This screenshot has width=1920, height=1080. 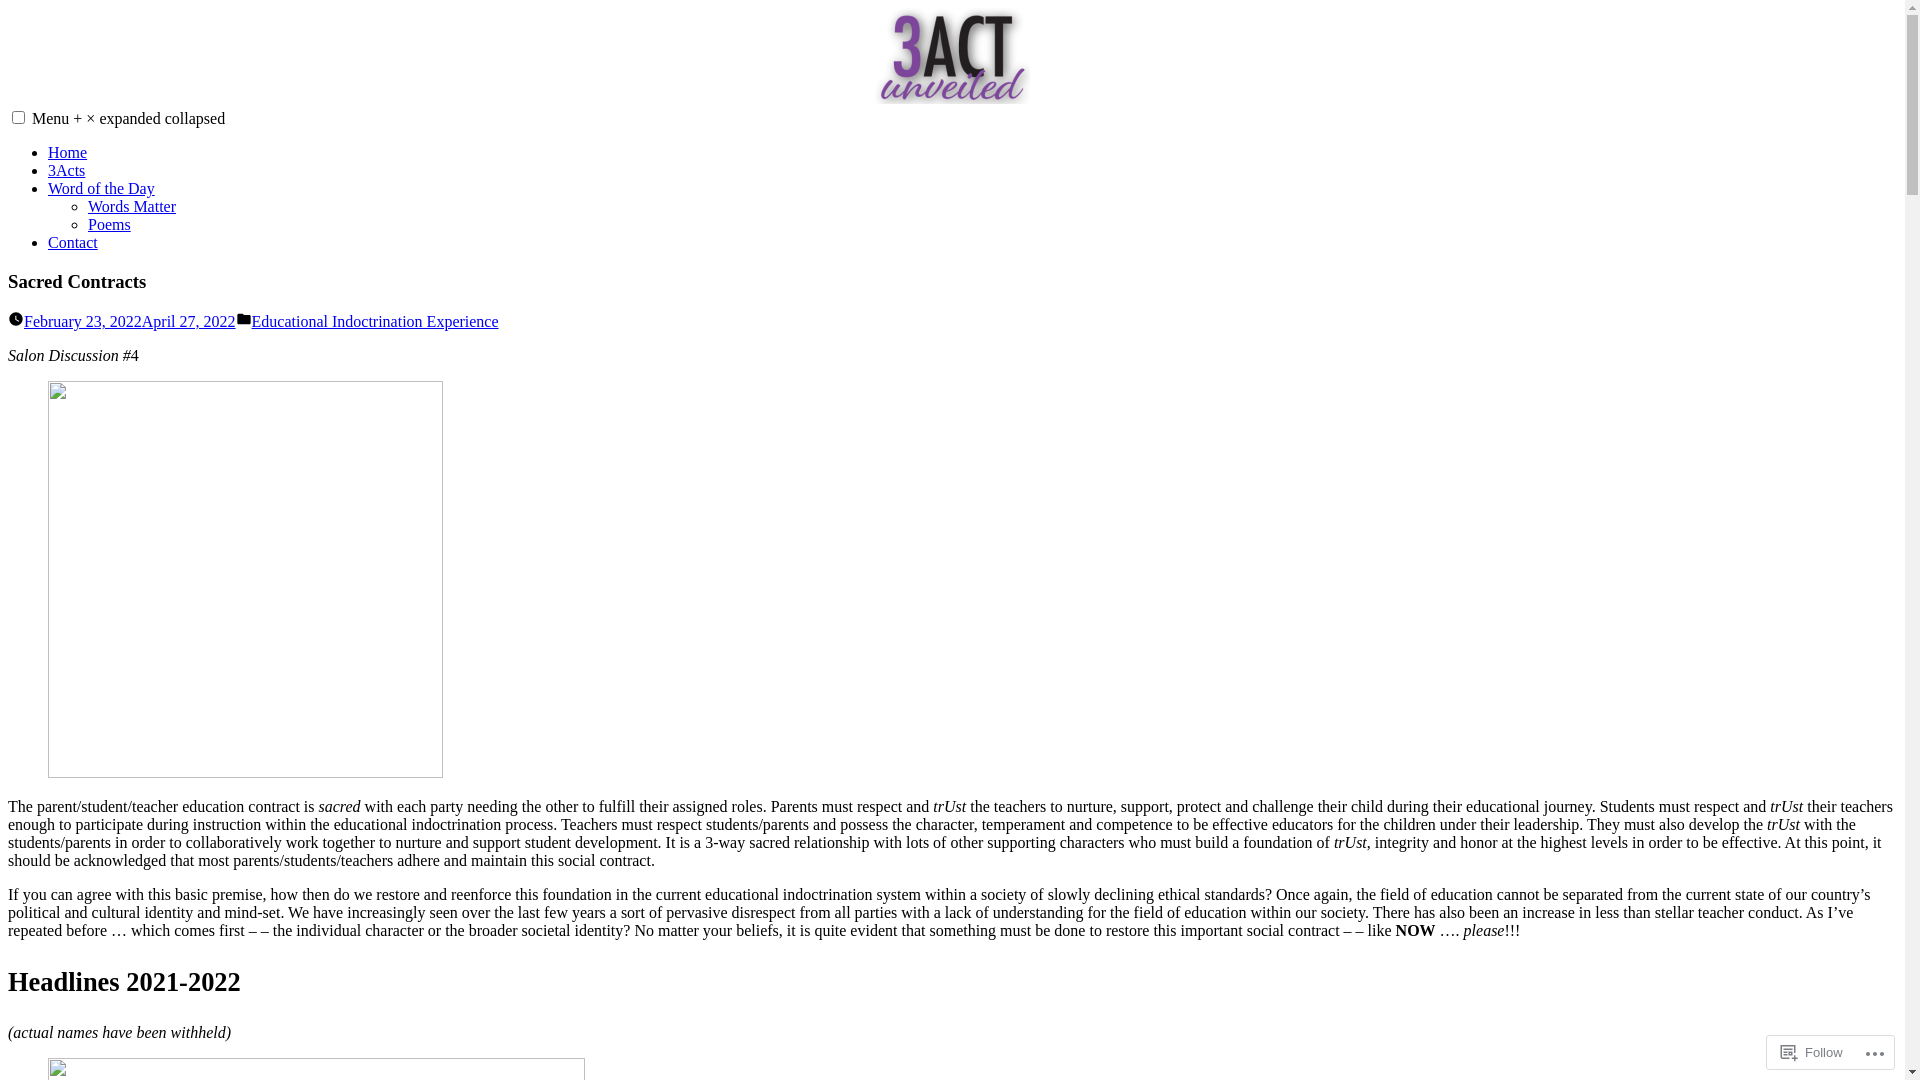 I want to click on 'February 23, 2022April 27, 2022', so click(x=128, y=320).